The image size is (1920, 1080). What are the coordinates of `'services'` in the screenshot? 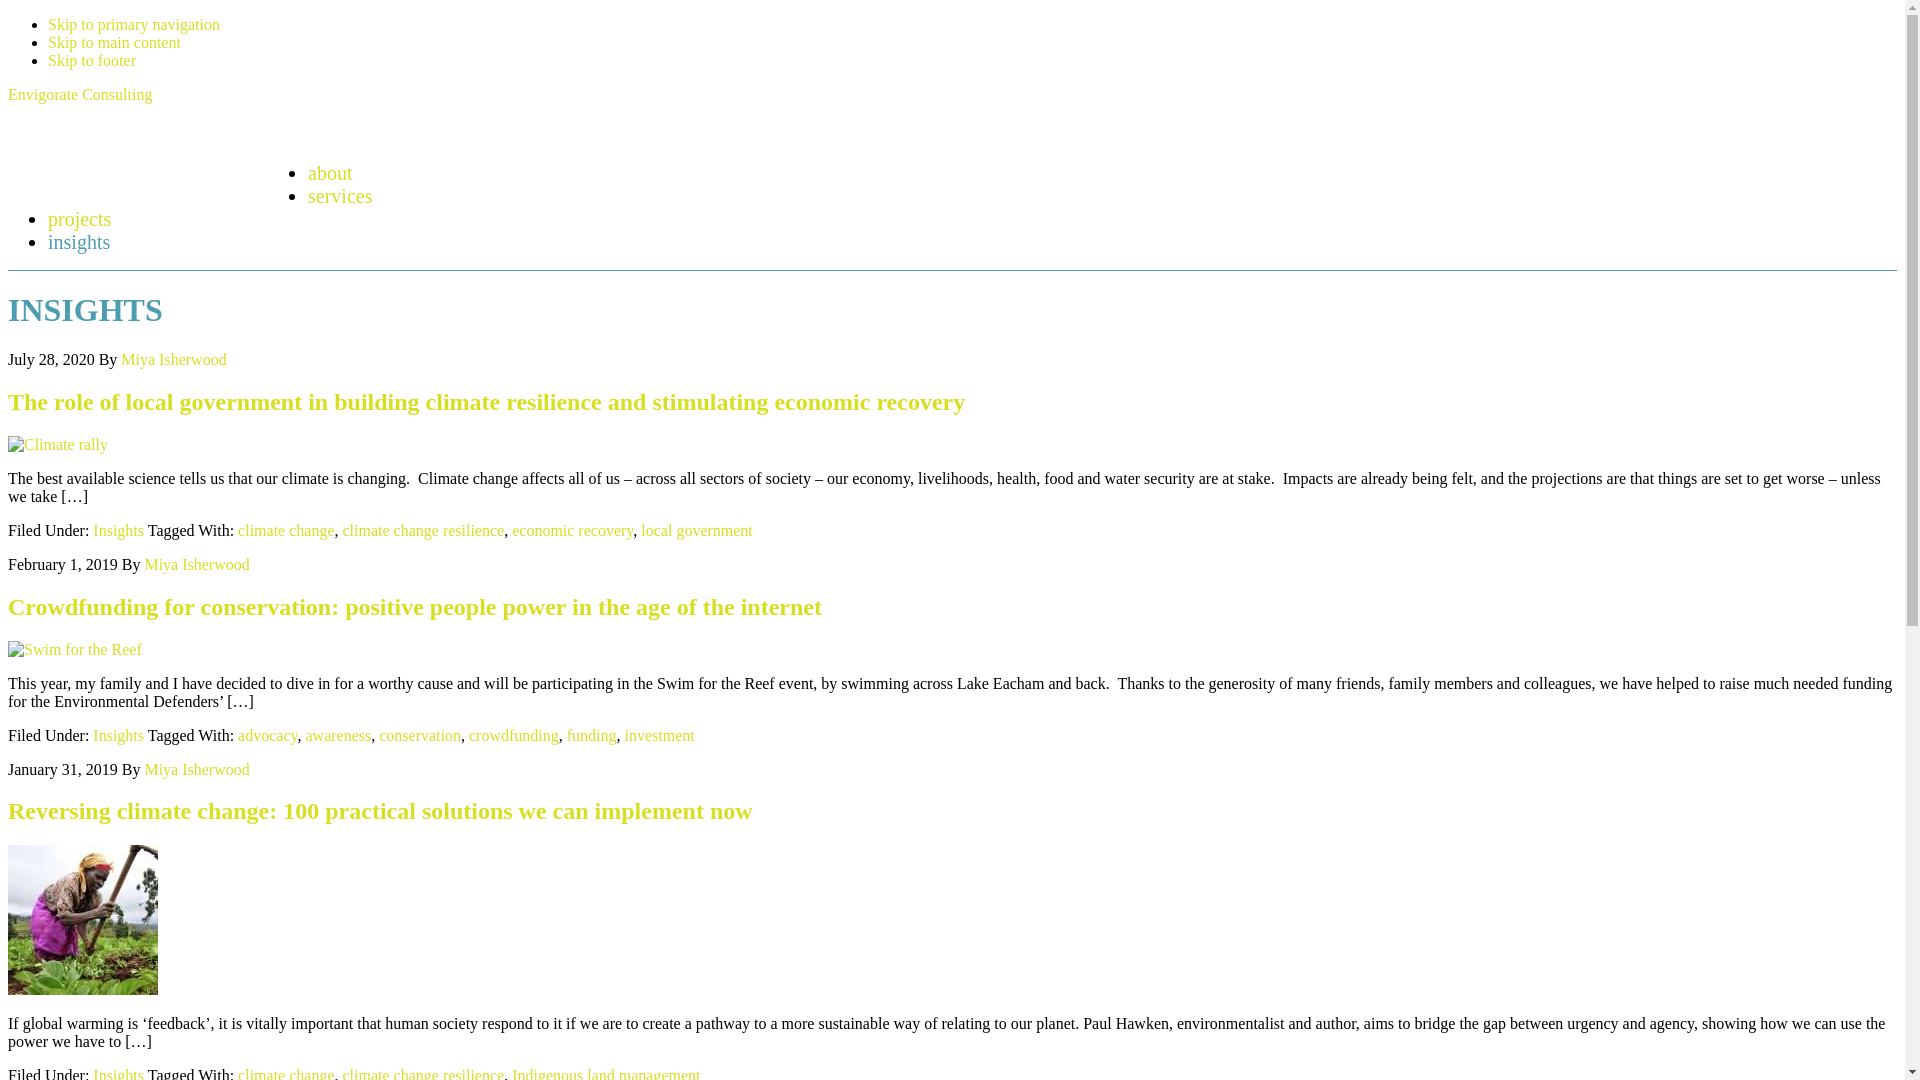 It's located at (340, 196).